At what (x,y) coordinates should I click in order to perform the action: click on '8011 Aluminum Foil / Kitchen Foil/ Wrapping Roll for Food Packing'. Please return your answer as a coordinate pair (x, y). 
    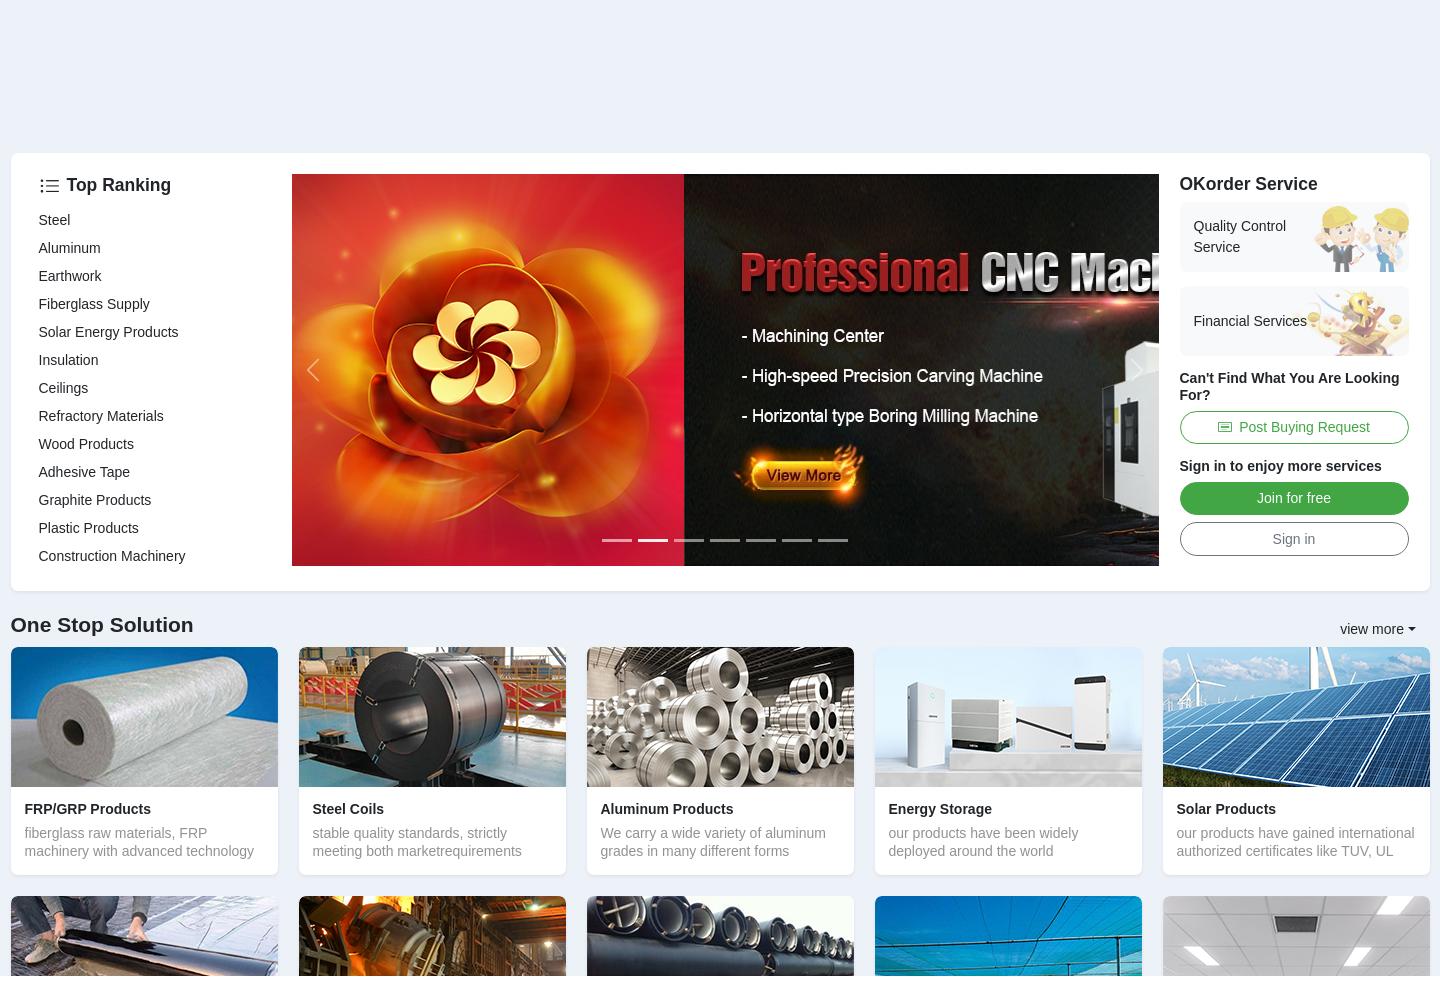
    Looking at the image, I should click on (721, 750).